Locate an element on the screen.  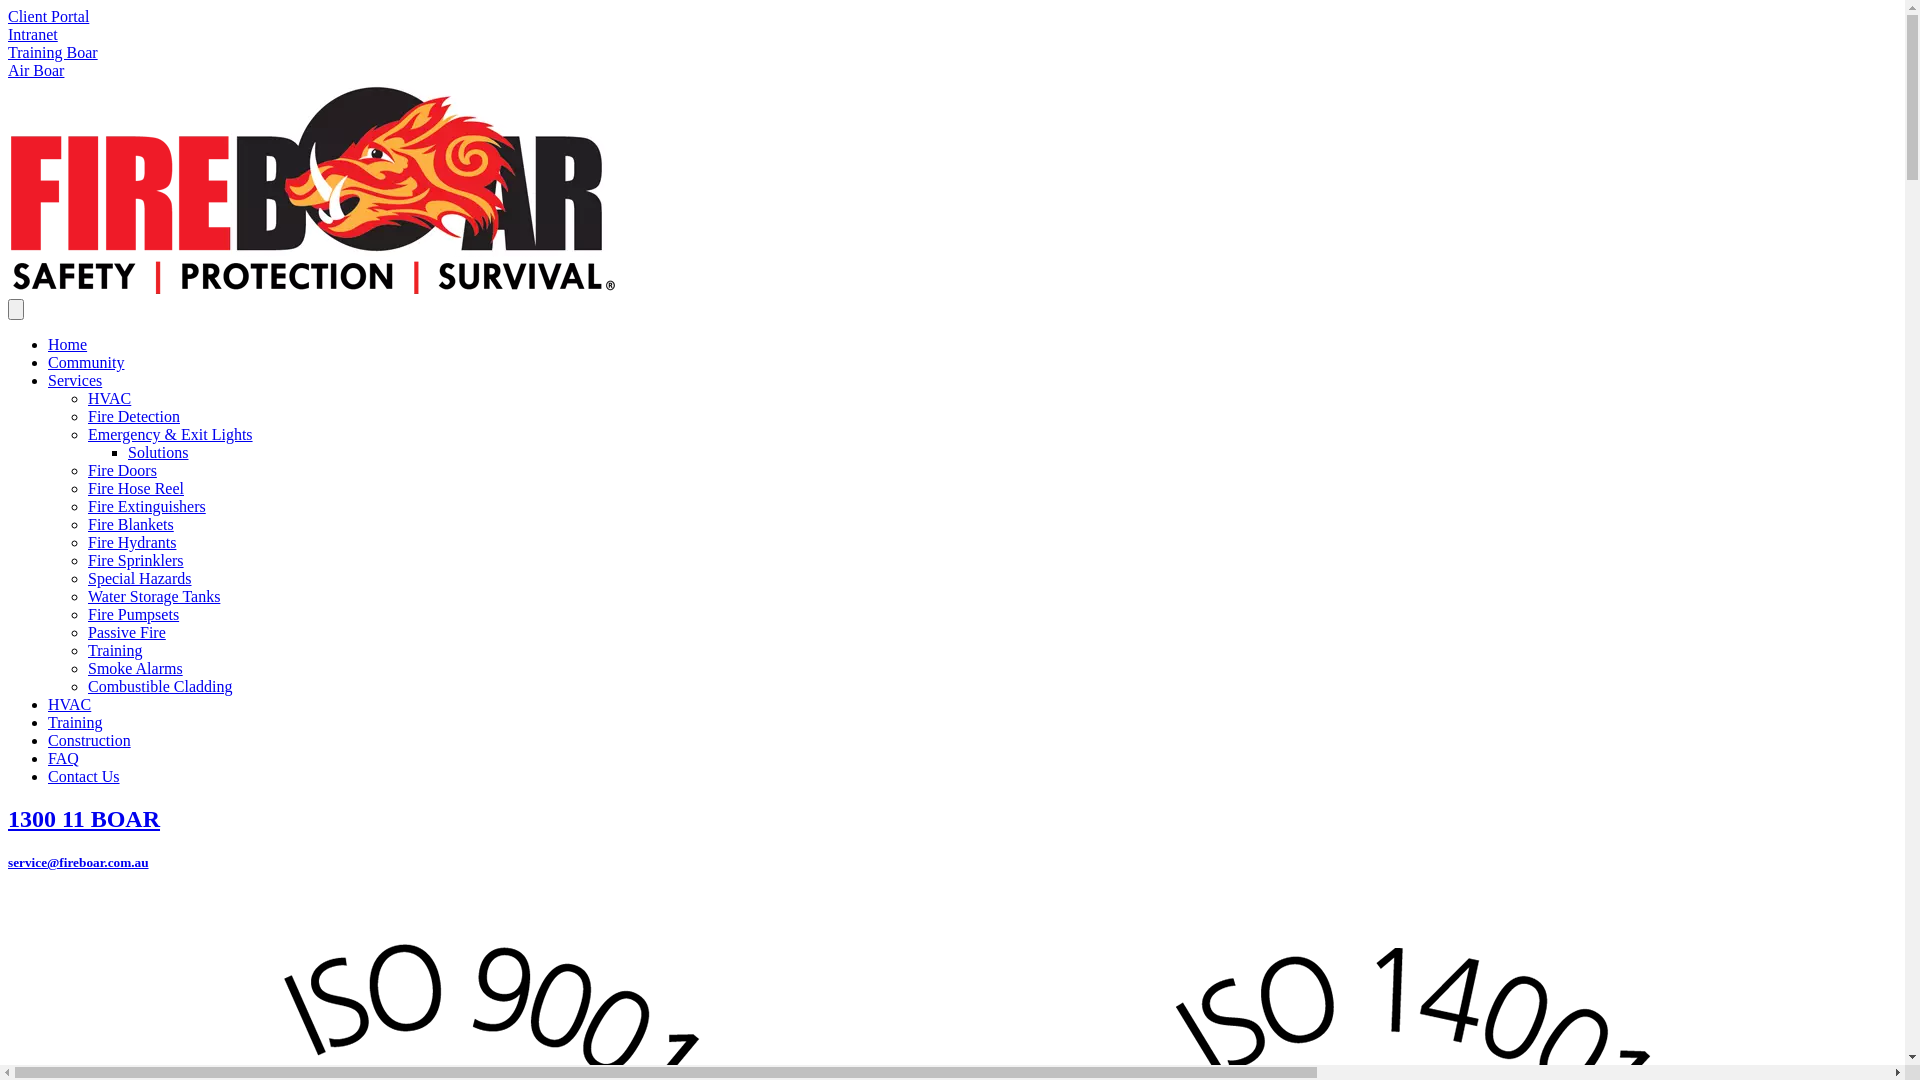
'Client Portal' is located at coordinates (48, 16).